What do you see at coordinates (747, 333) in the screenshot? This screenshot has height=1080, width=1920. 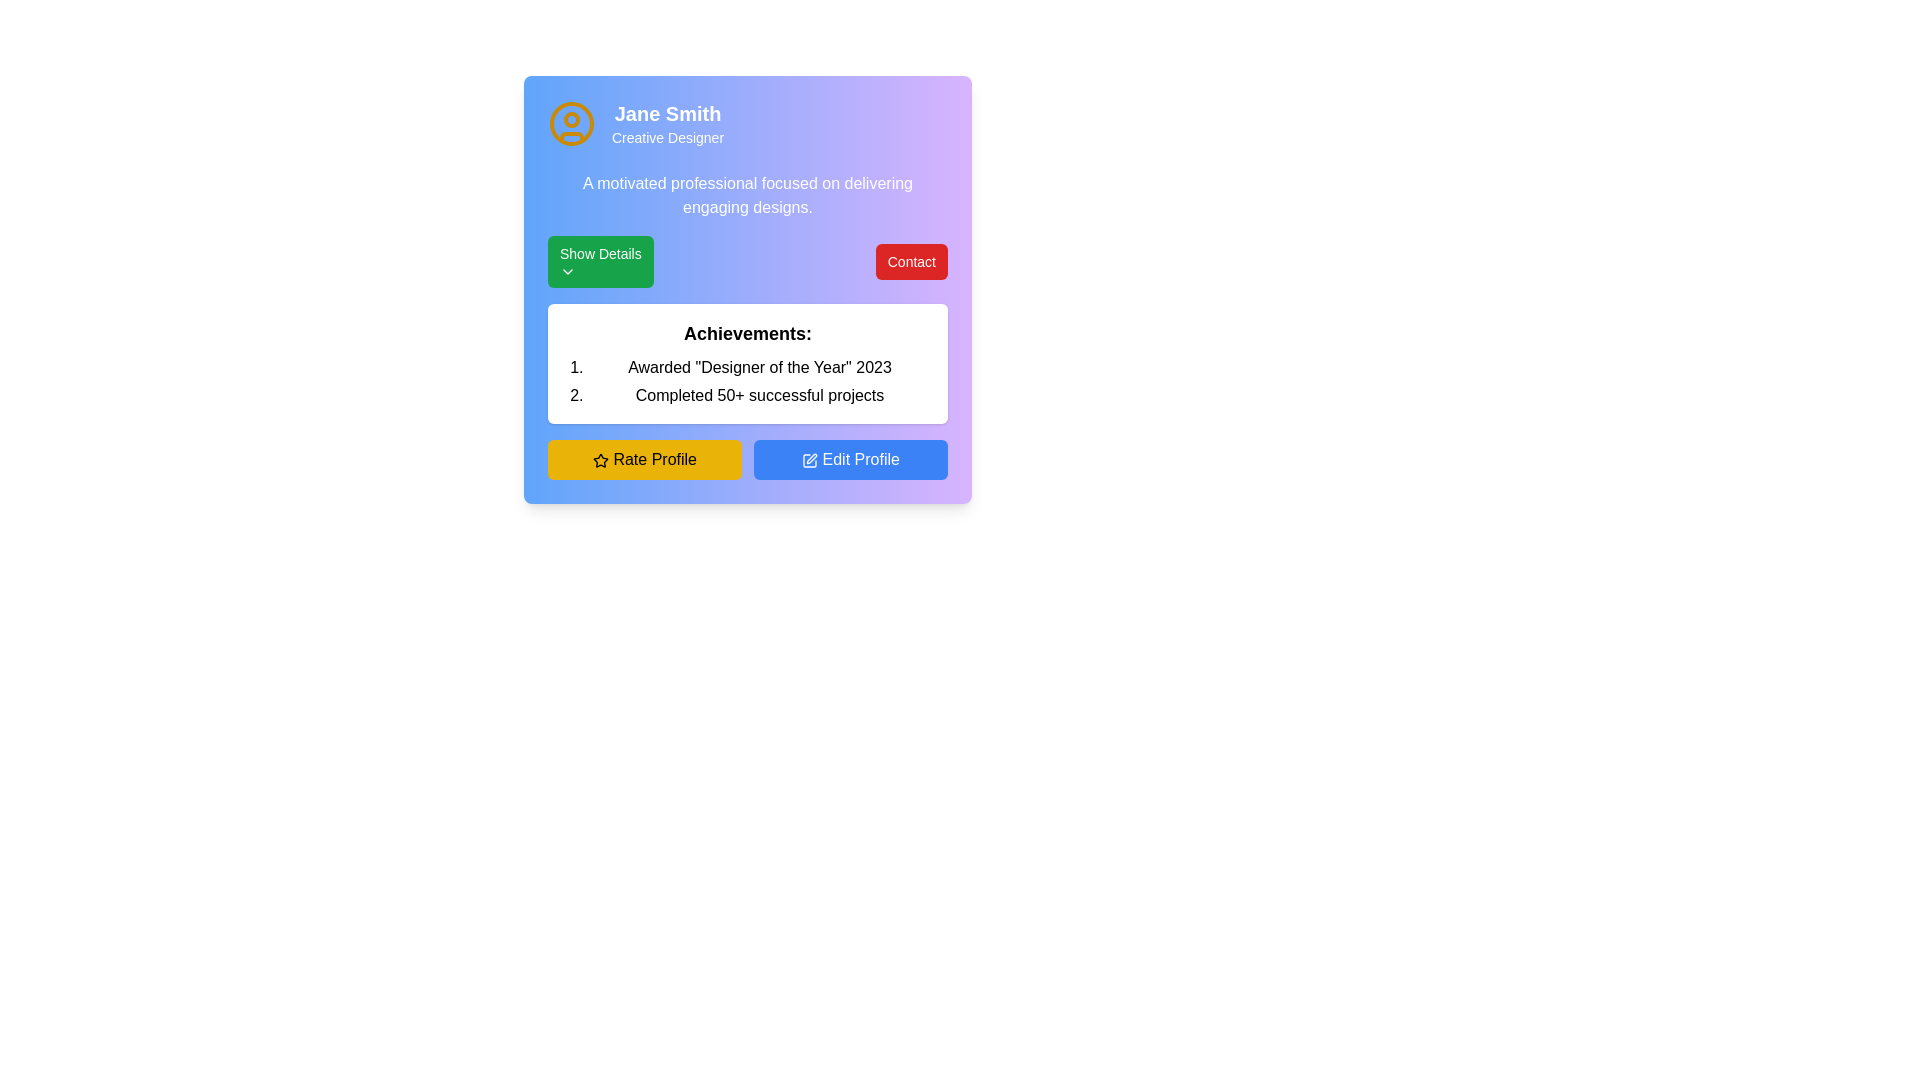 I see `the text label that reads 'Achievements:' which is prominently displayed in bold and slightly larger font at the center of the interface card` at bounding box center [747, 333].